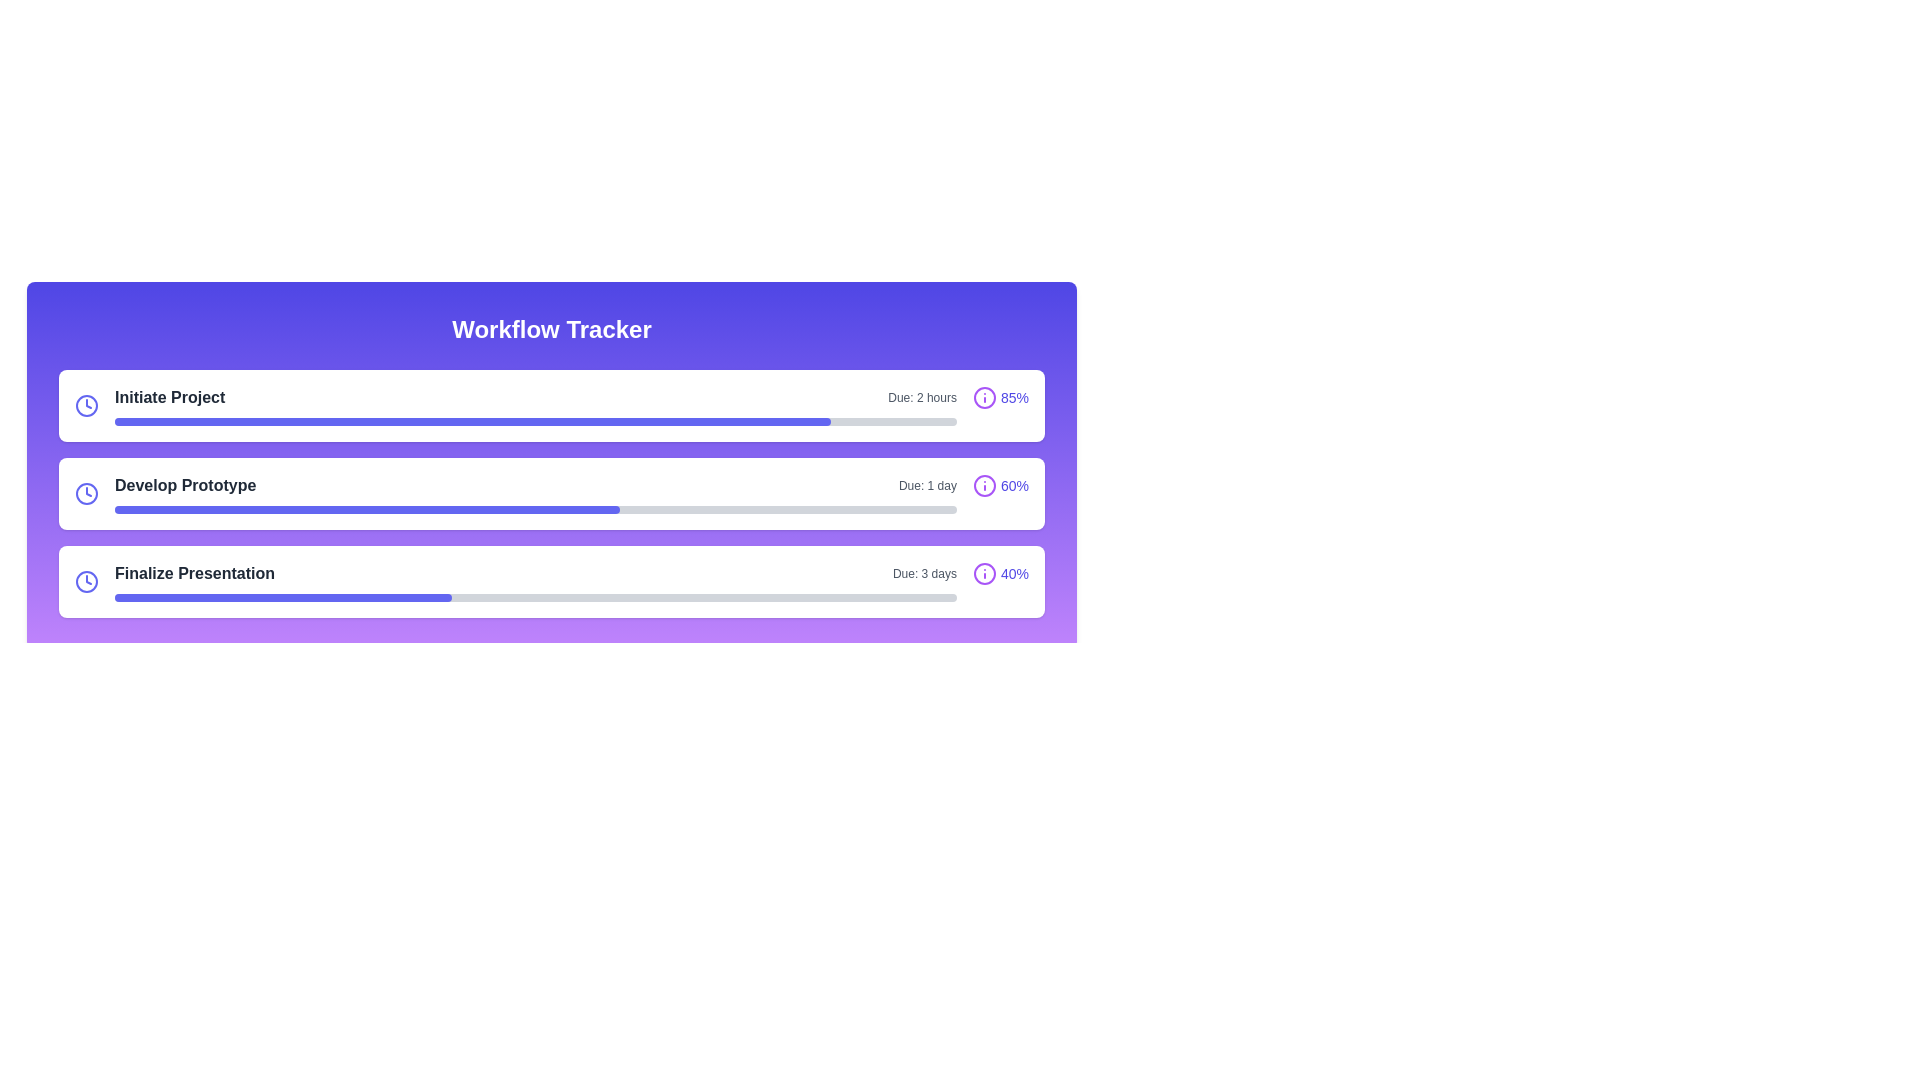 The width and height of the screenshot is (1920, 1080). What do you see at coordinates (195, 574) in the screenshot?
I see `the Text Label that identifies the task or workflow step, positioned in the third card section of a vertical list, above the 'Due: 3 days' text` at bounding box center [195, 574].